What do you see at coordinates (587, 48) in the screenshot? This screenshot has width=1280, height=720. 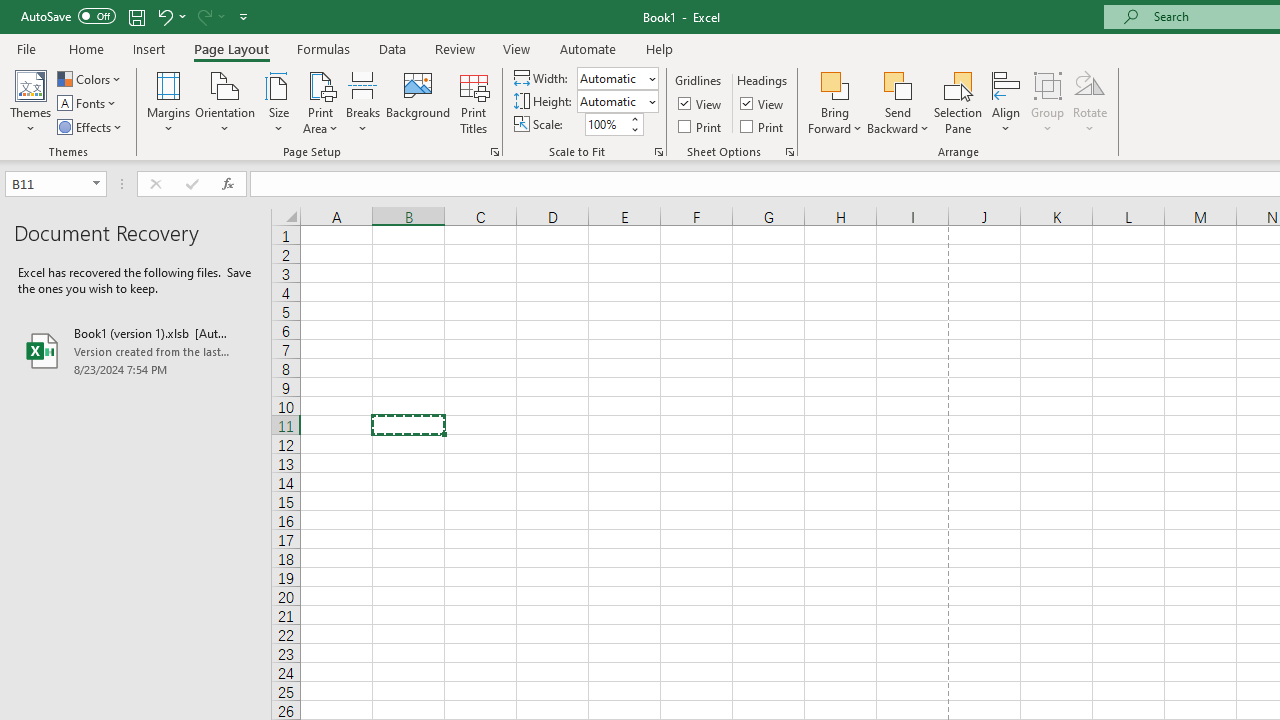 I see `'Automate'` at bounding box center [587, 48].